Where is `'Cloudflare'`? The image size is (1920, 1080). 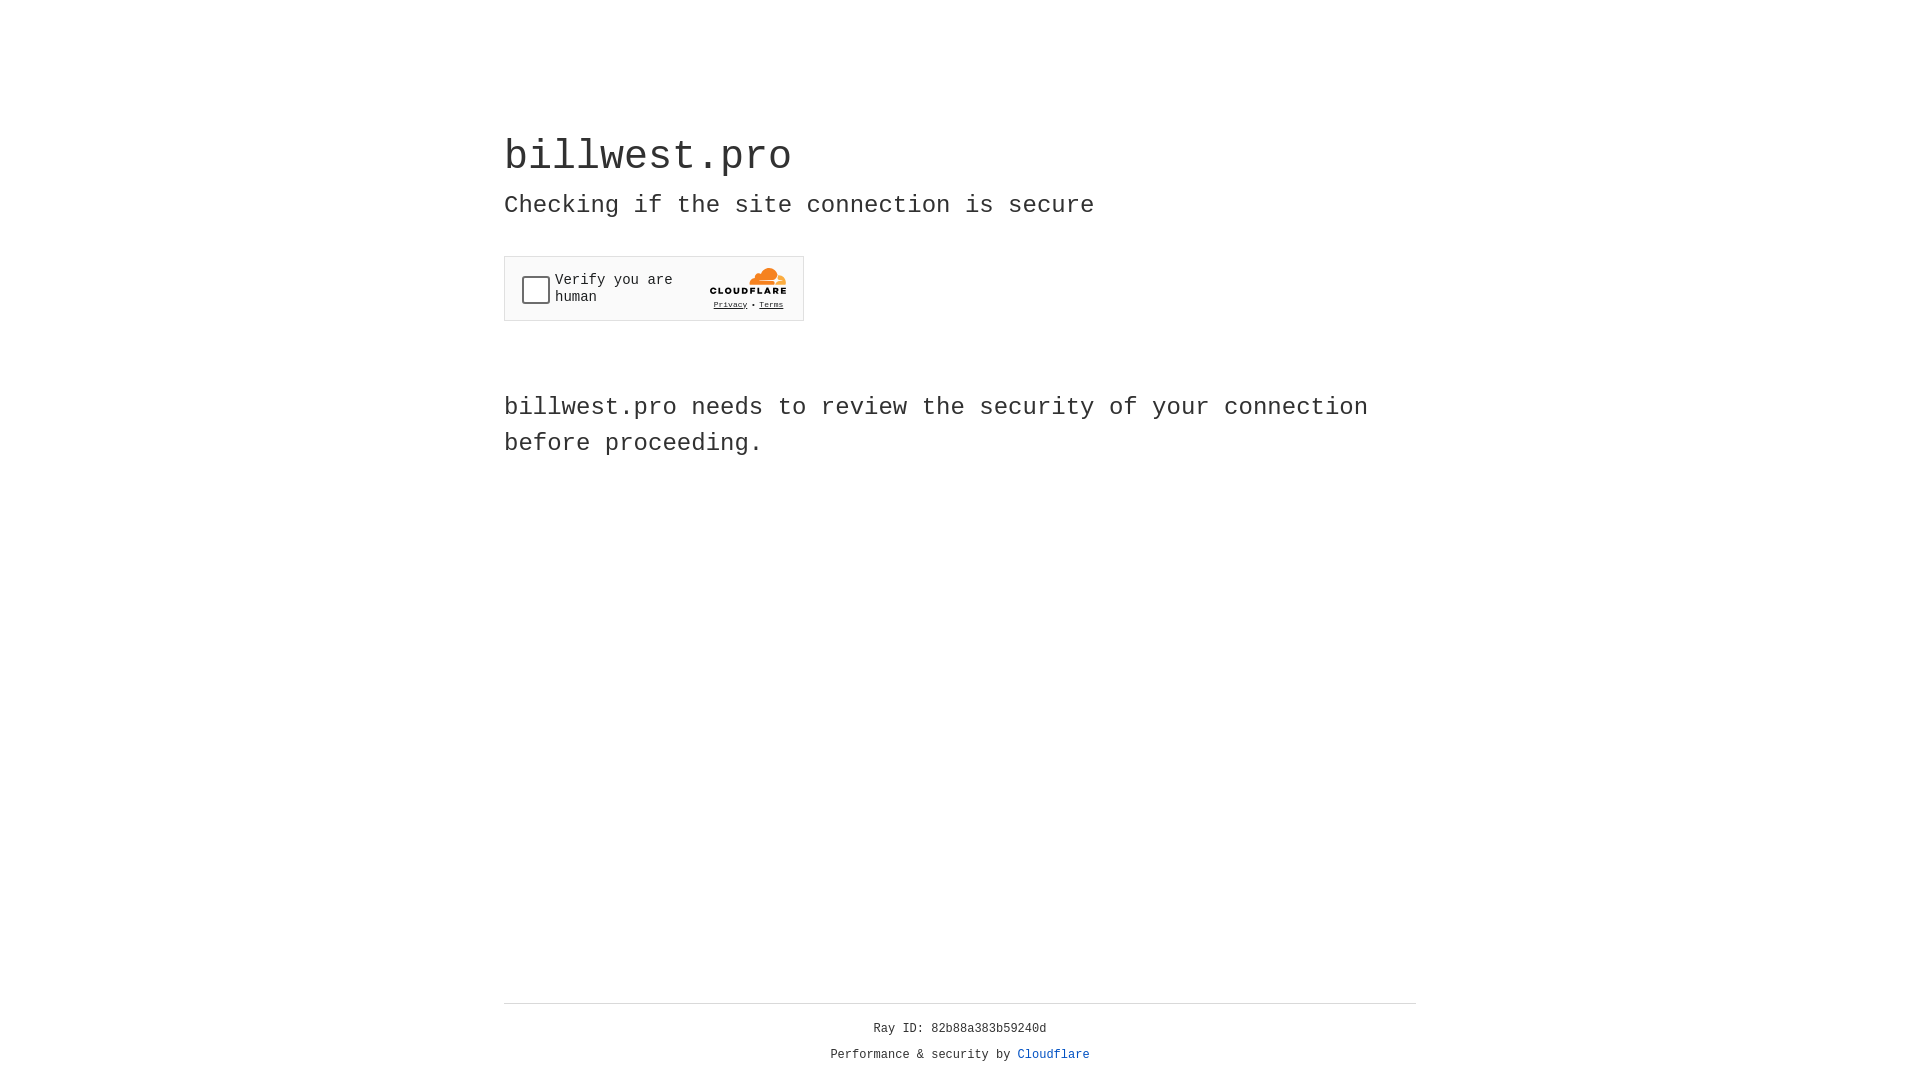 'Cloudflare' is located at coordinates (1017, 1054).